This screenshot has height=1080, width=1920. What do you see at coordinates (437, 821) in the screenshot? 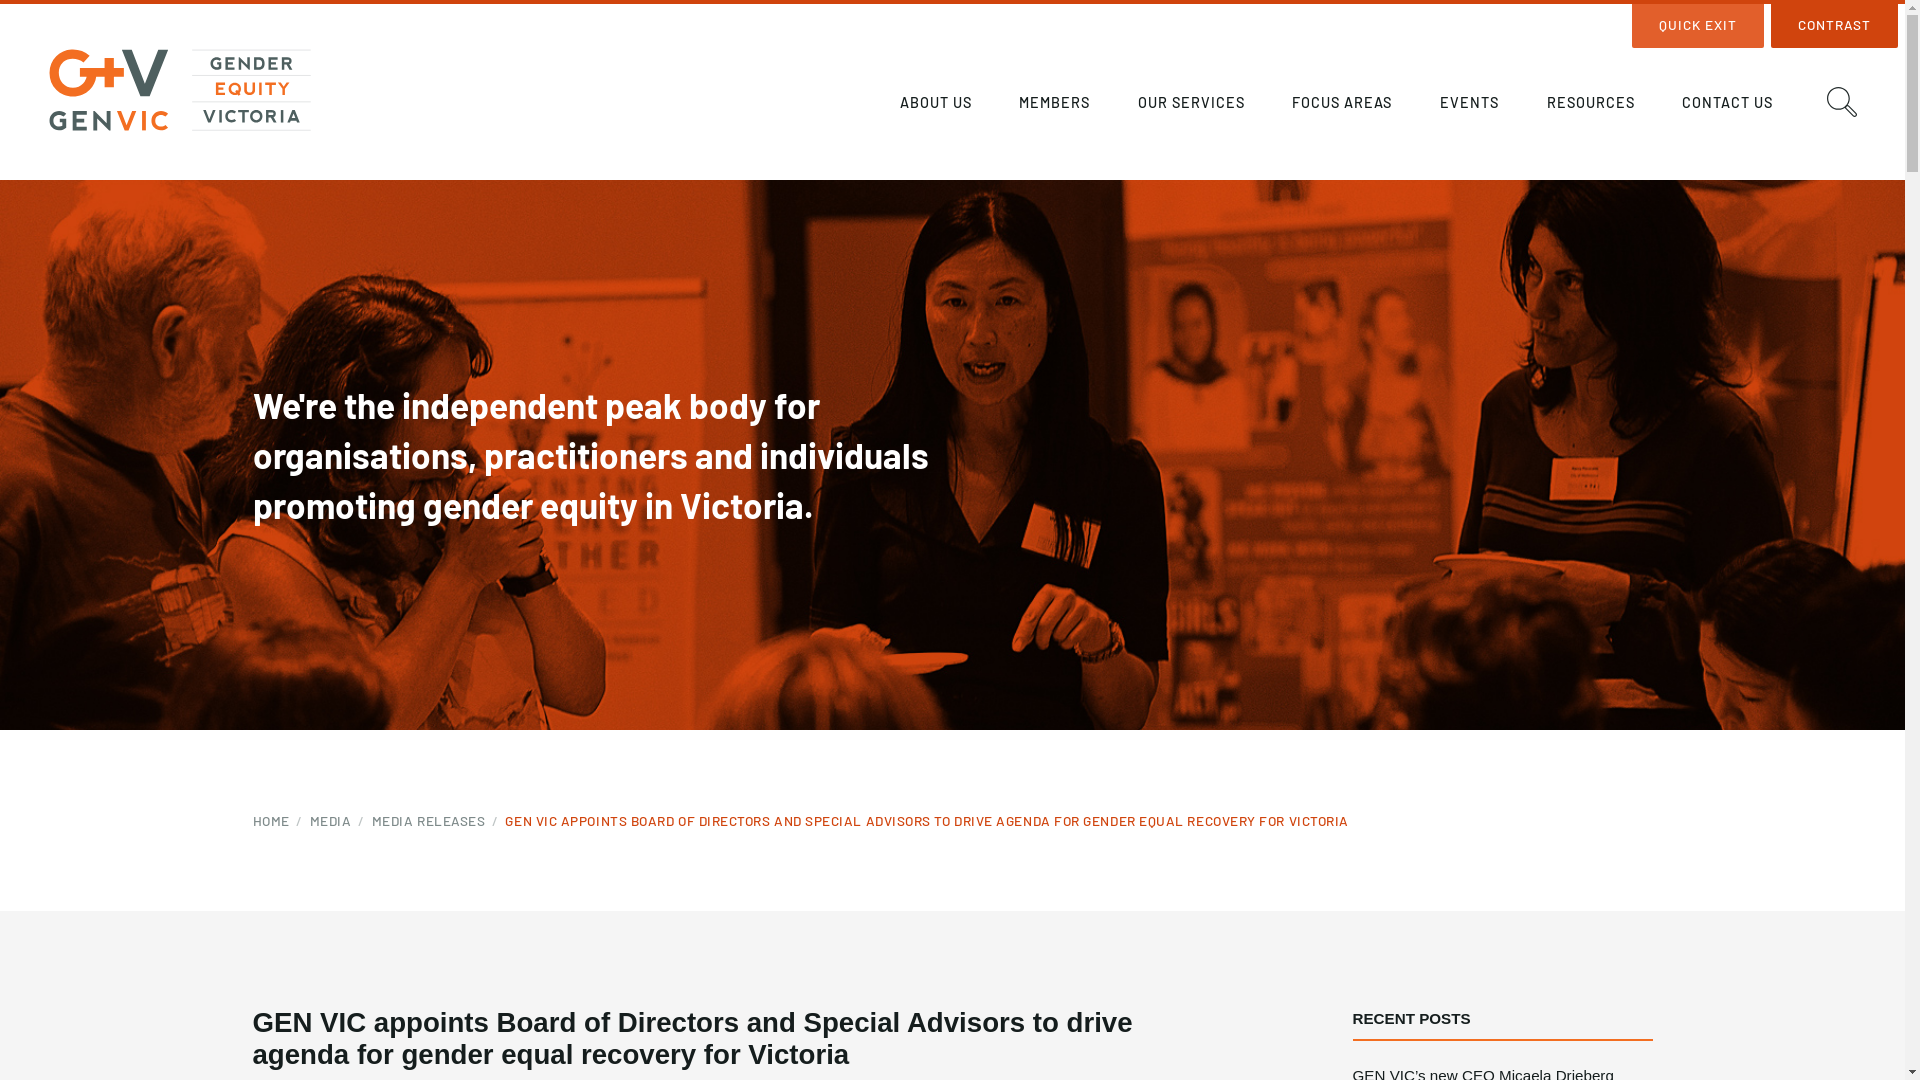
I see `'MEDIA RELEASES'` at bounding box center [437, 821].